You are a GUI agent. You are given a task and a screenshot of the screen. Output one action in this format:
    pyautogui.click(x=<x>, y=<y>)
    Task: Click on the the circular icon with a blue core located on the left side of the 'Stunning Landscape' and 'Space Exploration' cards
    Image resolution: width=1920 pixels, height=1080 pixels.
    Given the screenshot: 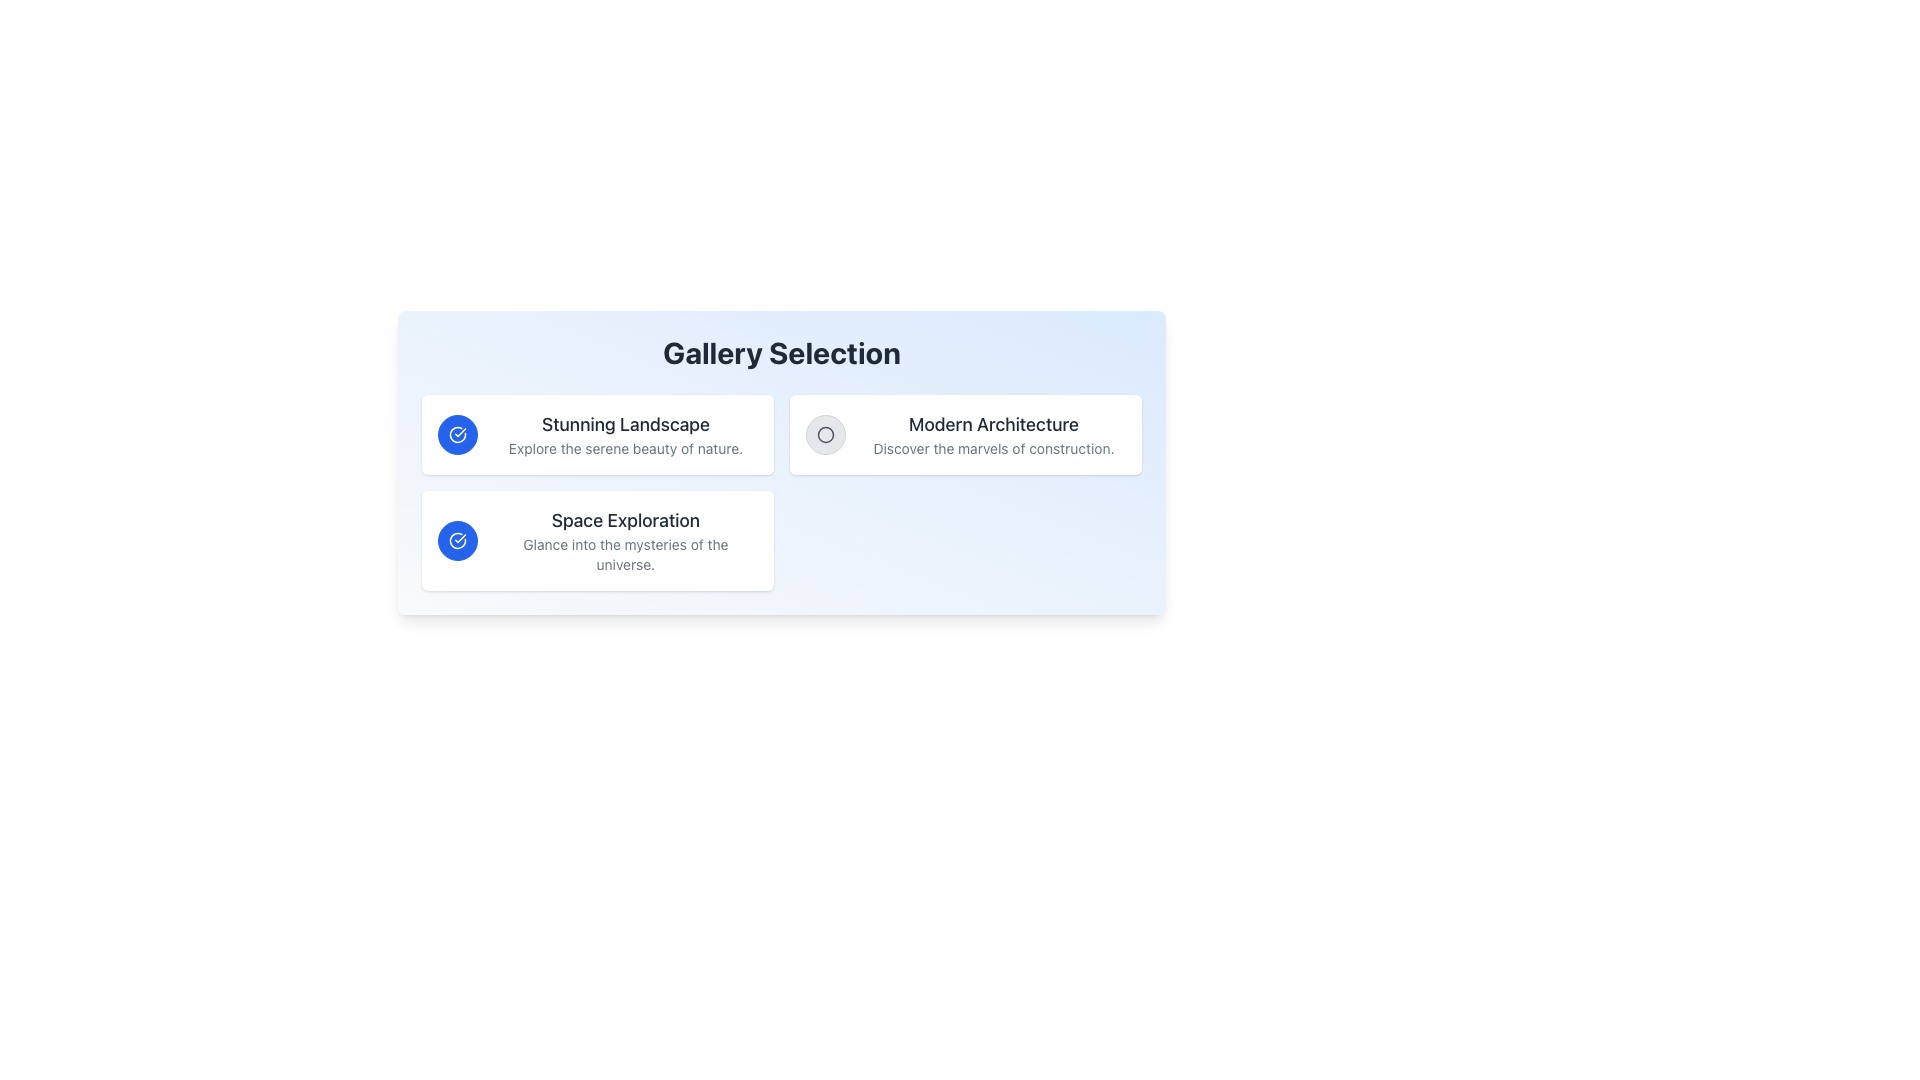 What is the action you would take?
    pyautogui.click(x=825, y=434)
    